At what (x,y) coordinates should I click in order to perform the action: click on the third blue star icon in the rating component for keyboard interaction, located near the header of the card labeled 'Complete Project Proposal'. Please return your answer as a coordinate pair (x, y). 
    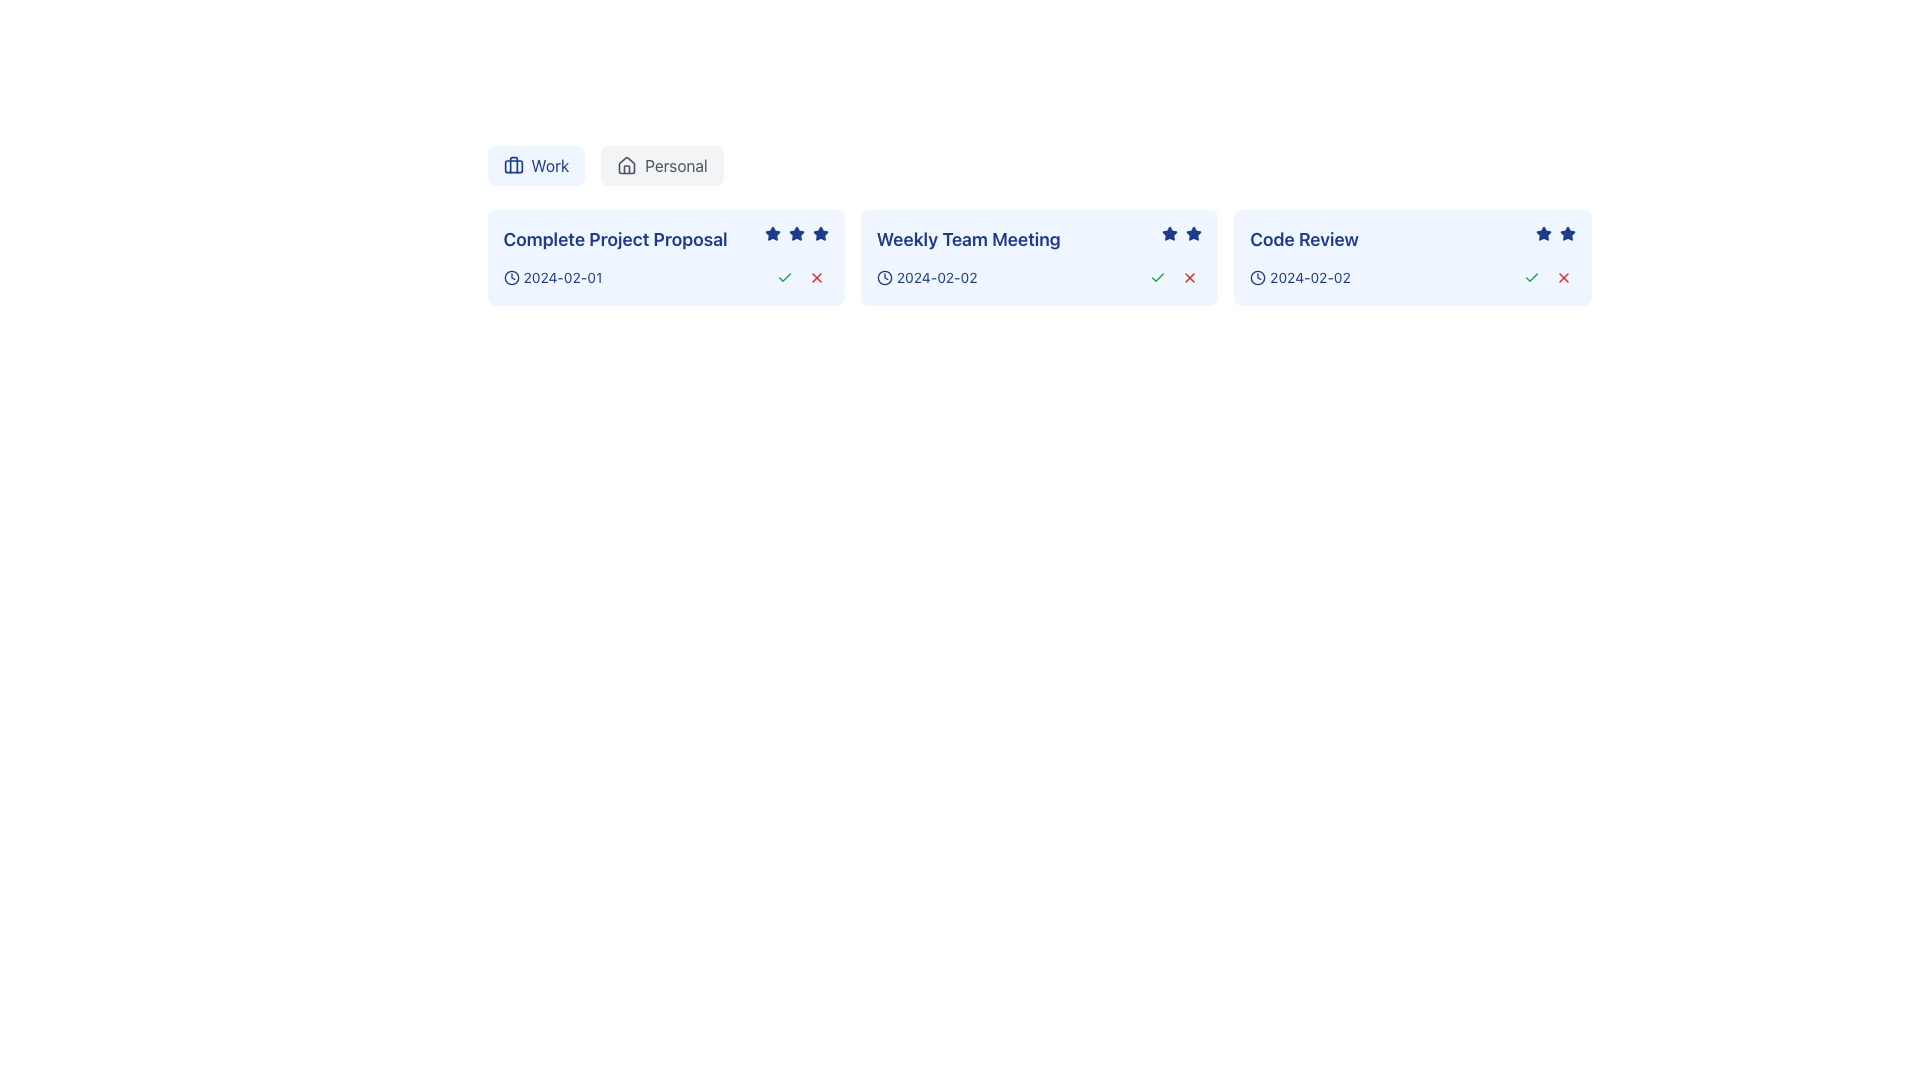
    Looking at the image, I should click on (795, 233).